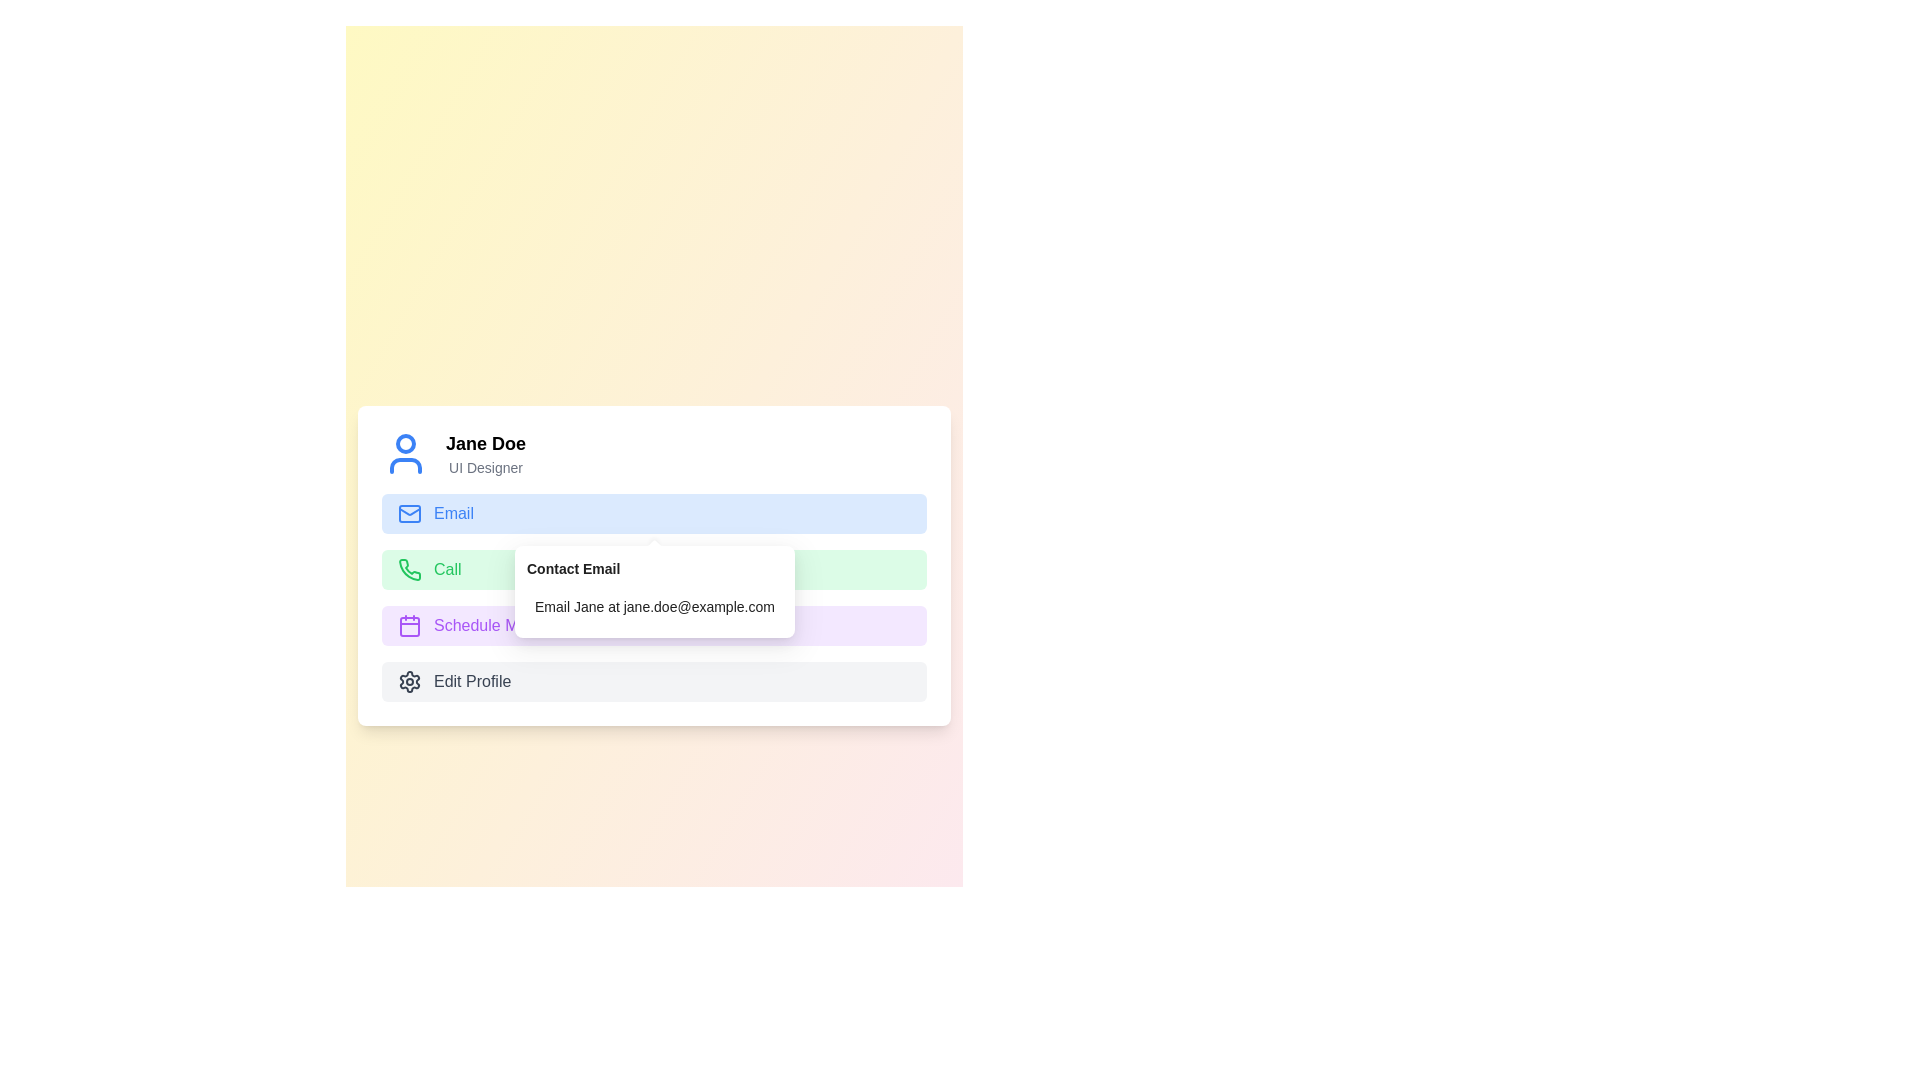  Describe the element at coordinates (654, 454) in the screenshot. I see `the Profile information display located above the interactive buttons in the user card section, which shows the name and title of the individual` at that location.